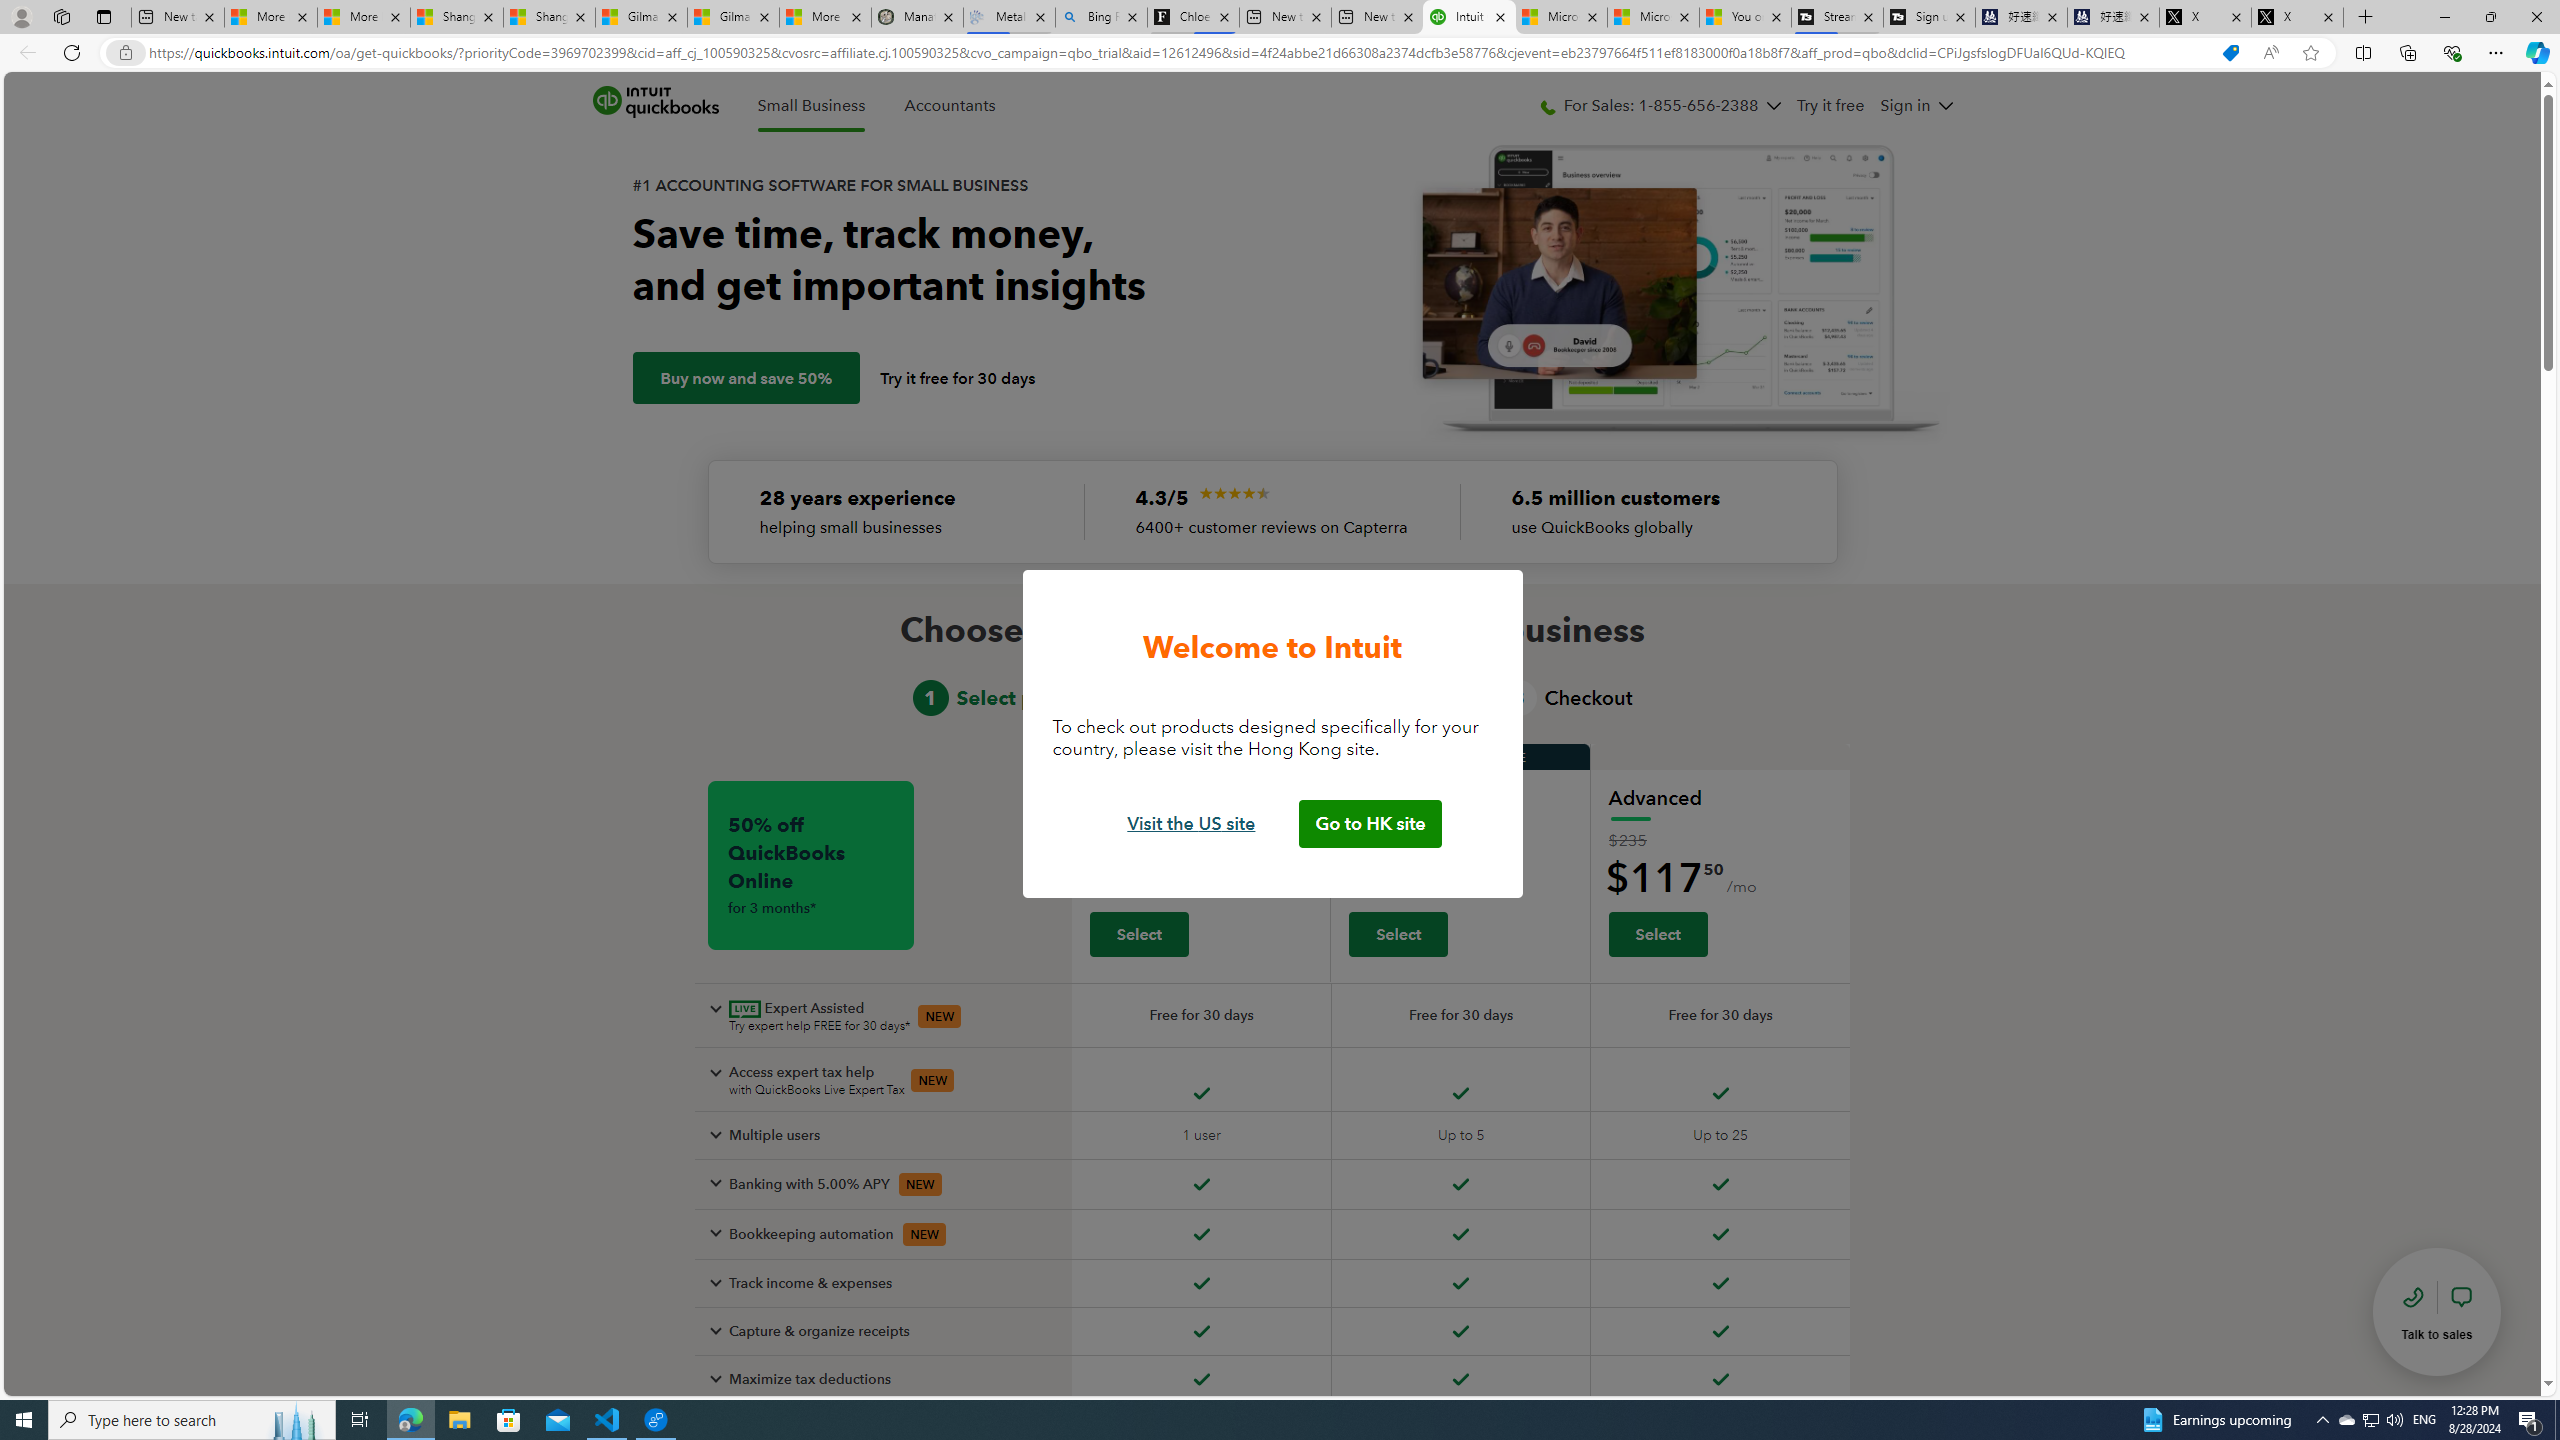 The width and height of the screenshot is (2560, 1440). Describe the element at coordinates (1944, 104) in the screenshot. I see `'Class: MenuItem_dDown__f585abf6 MenuItem_white__f585abf6'` at that location.